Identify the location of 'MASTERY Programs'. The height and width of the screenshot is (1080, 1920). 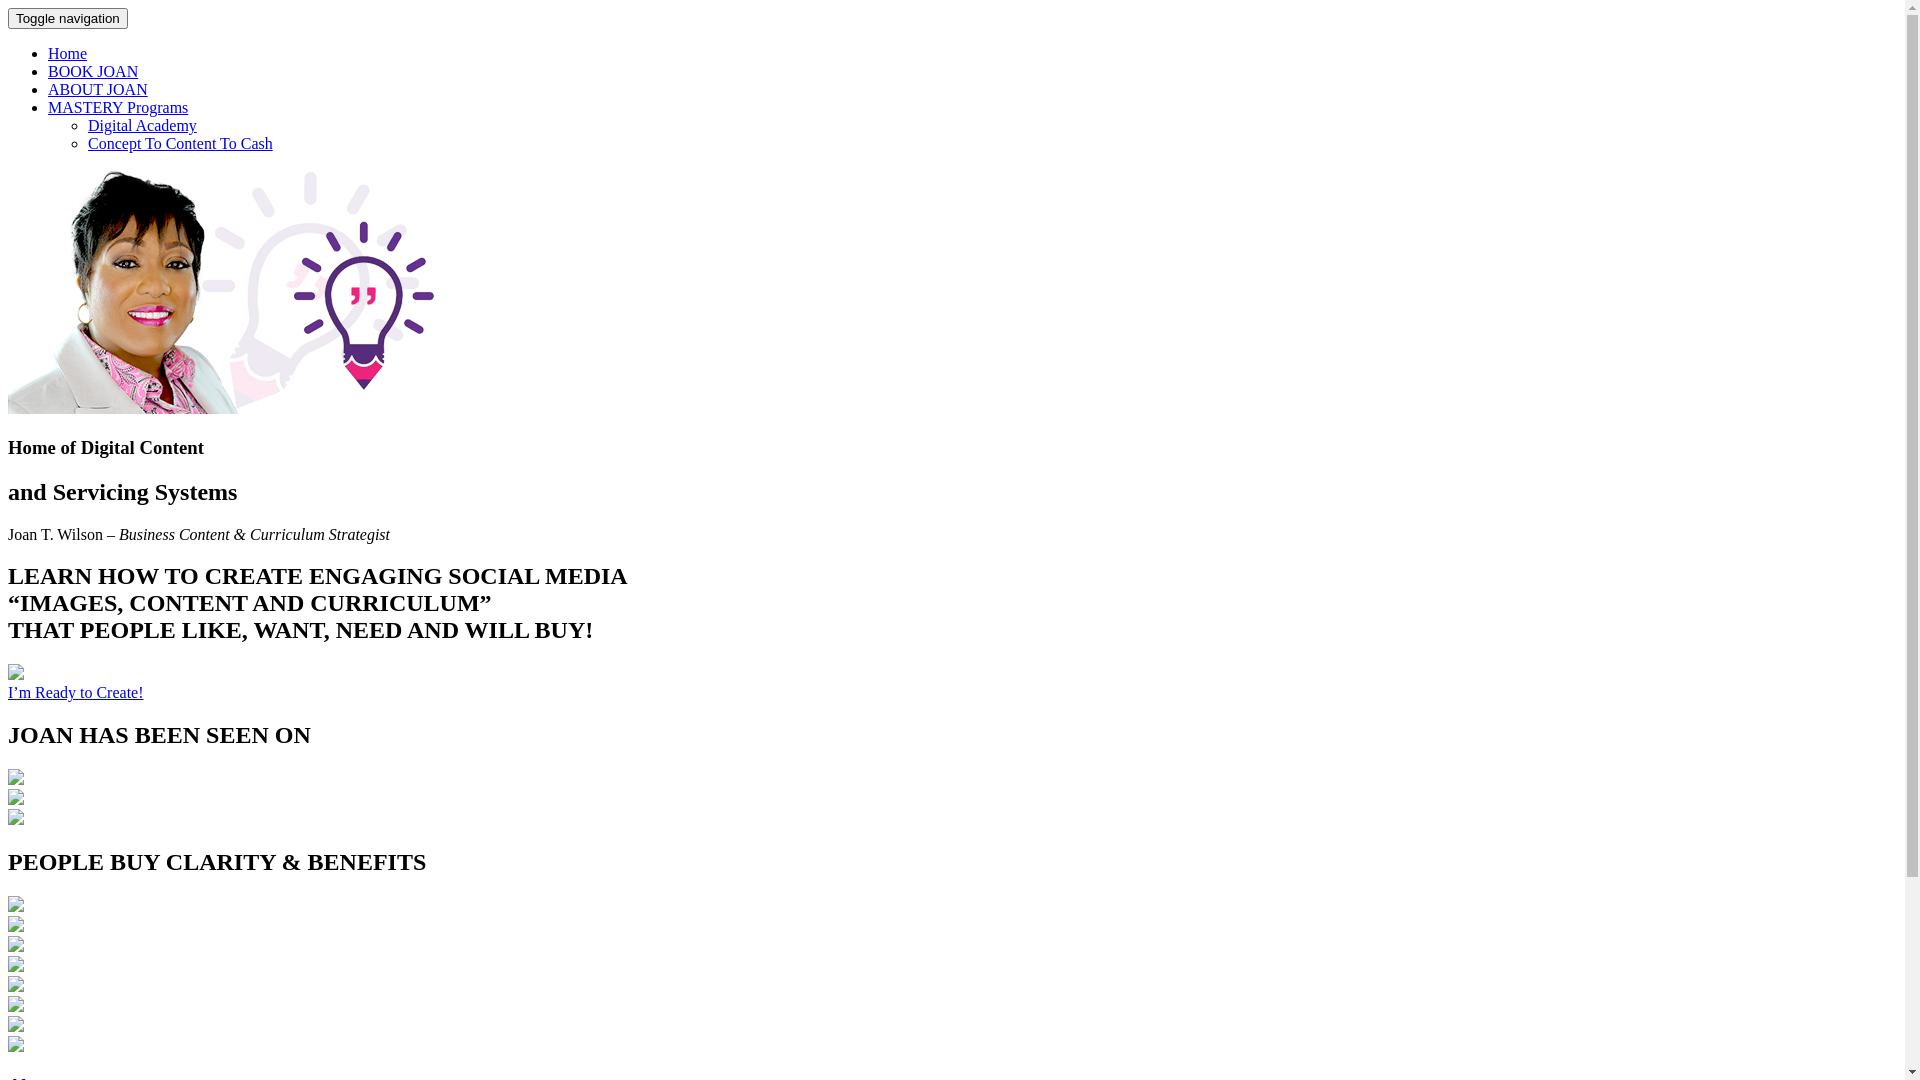
(117, 107).